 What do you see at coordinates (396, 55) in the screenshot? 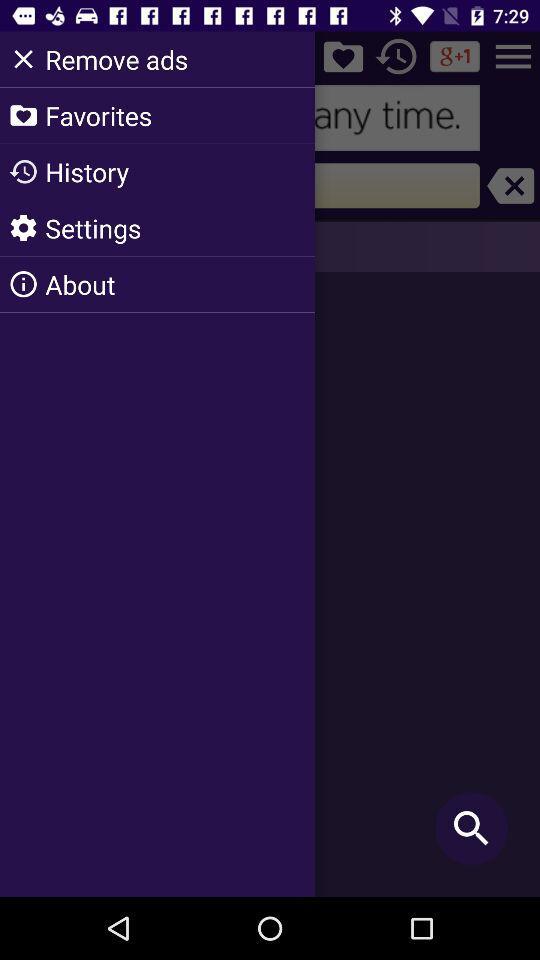
I see `the history icon` at bounding box center [396, 55].